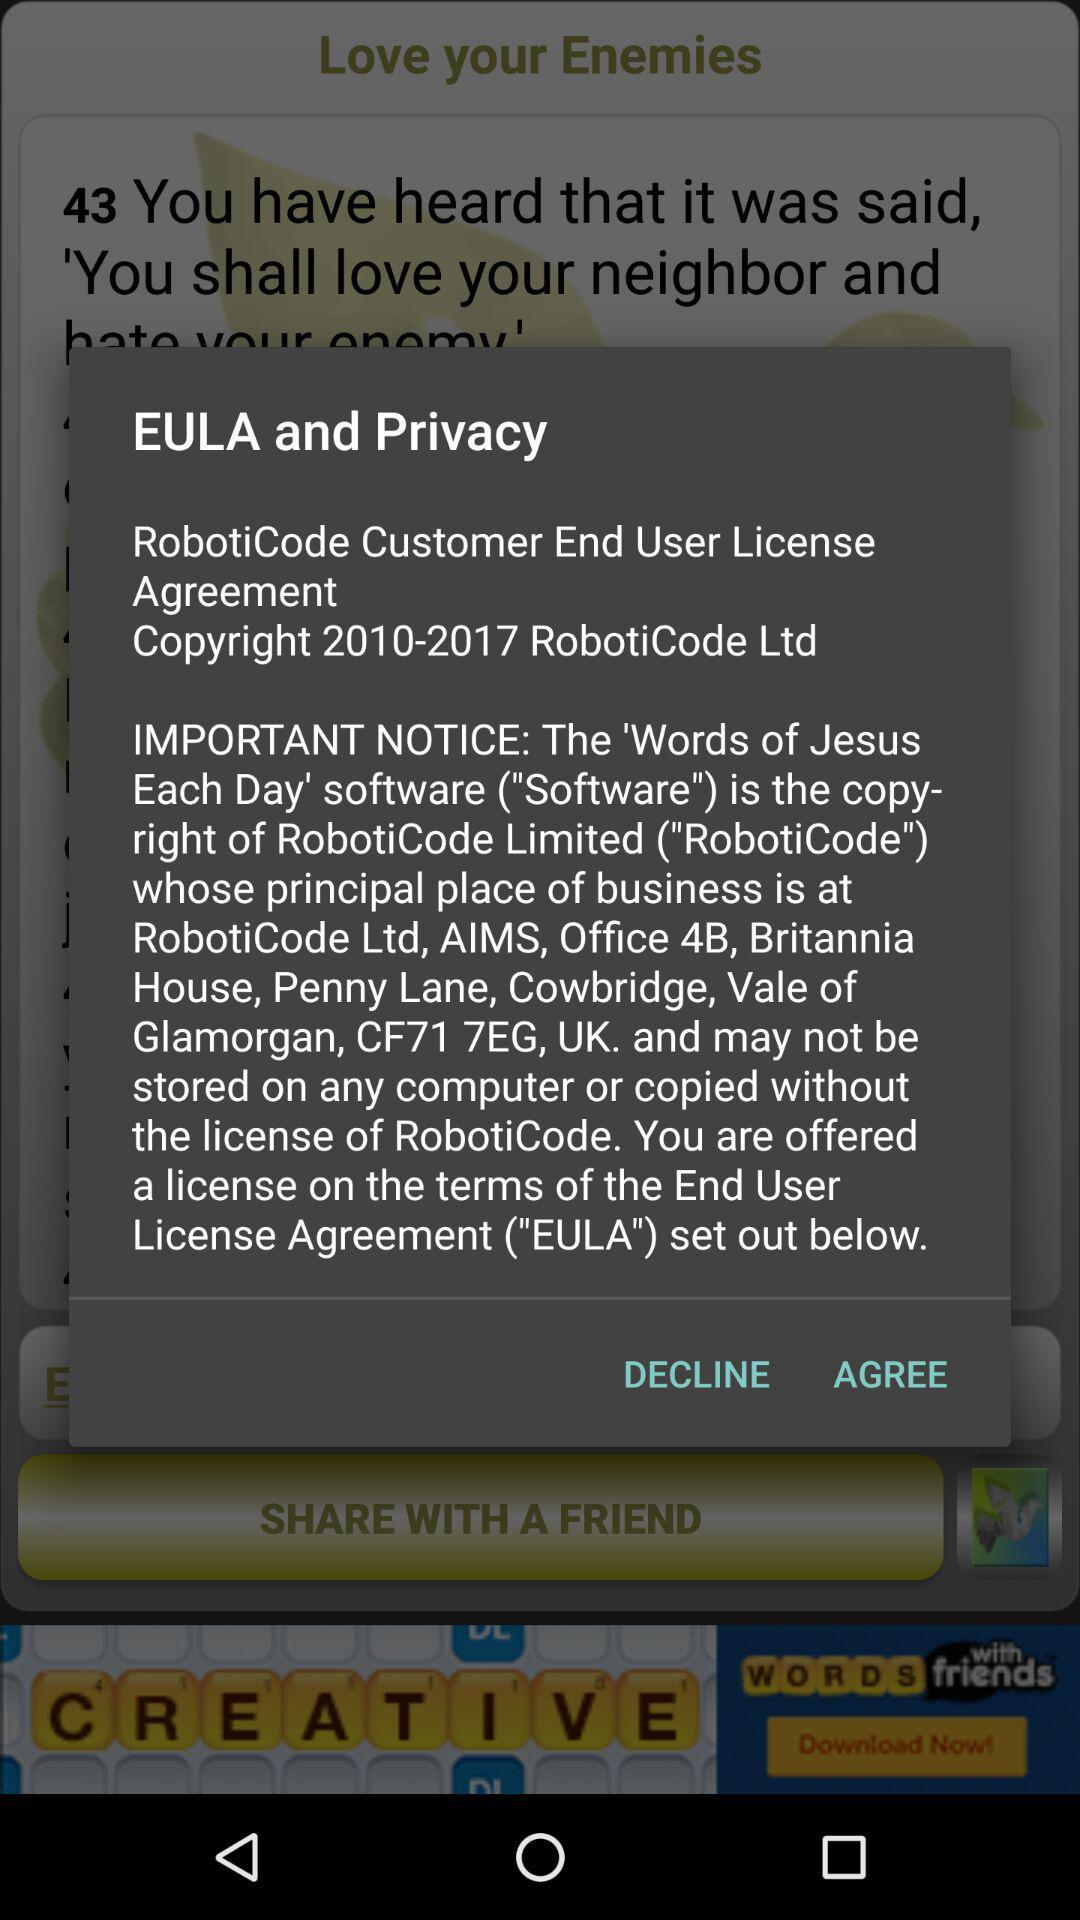  Describe the element at coordinates (889, 1372) in the screenshot. I see `the button to the right of decline button` at that location.